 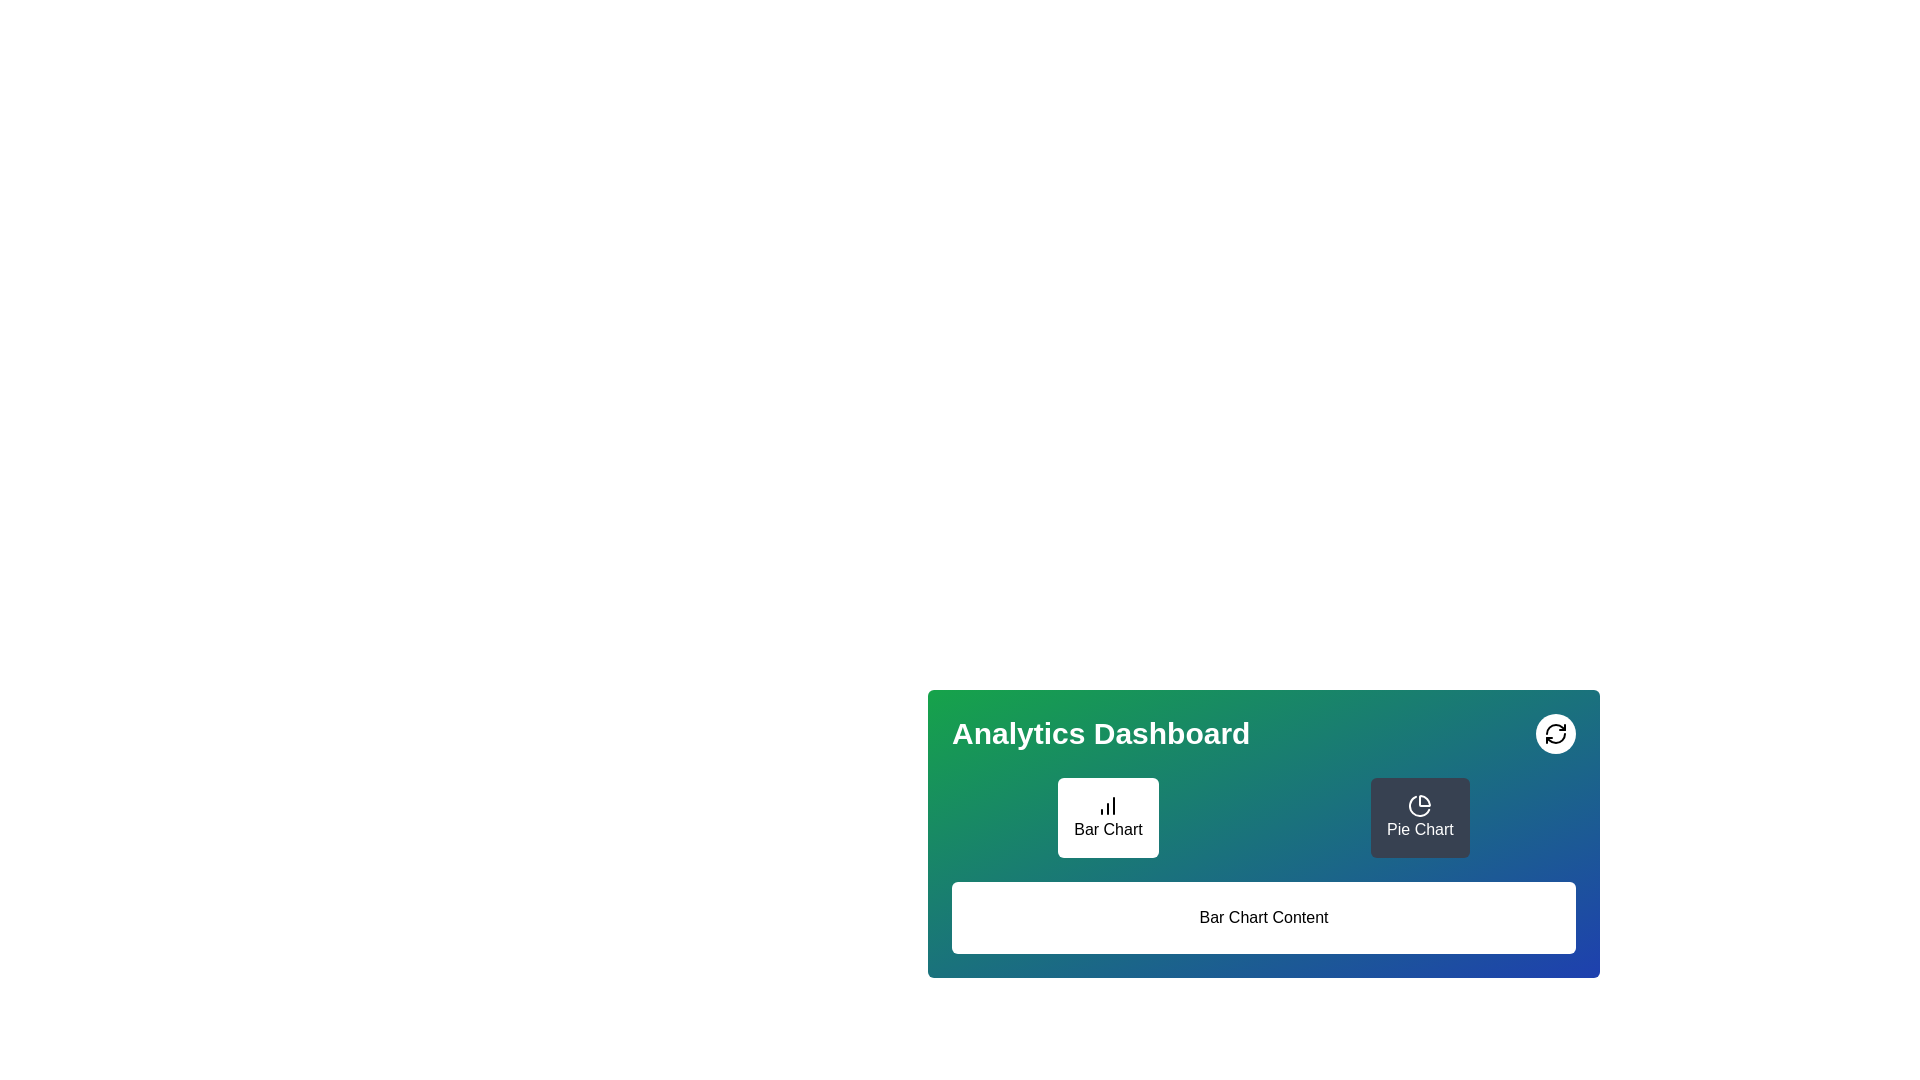 What do you see at coordinates (1376, 855) in the screenshot?
I see `the 'Pie Chart' button` at bounding box center [1376, 855].